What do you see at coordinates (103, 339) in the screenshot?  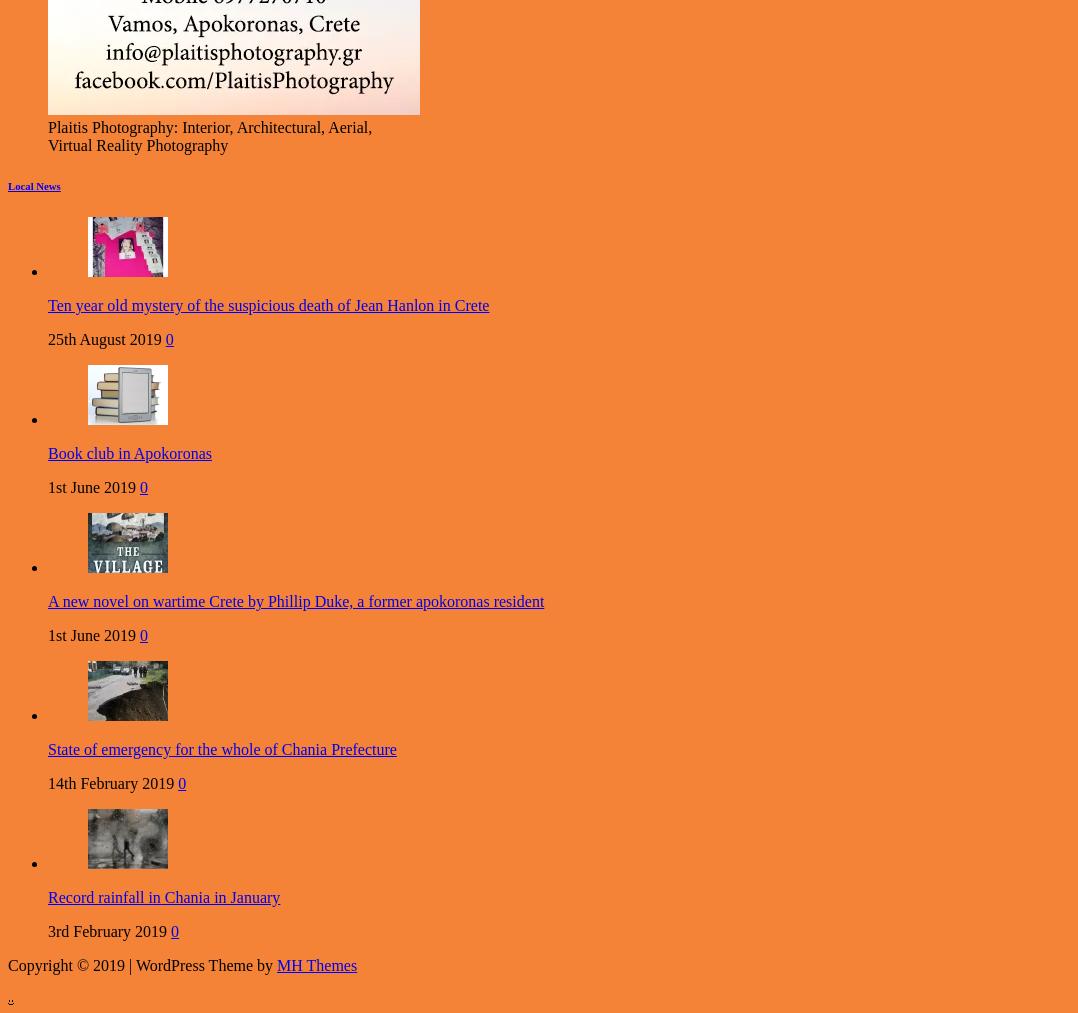 I see `'25th August 2019'` at bounding box center [103, 339].